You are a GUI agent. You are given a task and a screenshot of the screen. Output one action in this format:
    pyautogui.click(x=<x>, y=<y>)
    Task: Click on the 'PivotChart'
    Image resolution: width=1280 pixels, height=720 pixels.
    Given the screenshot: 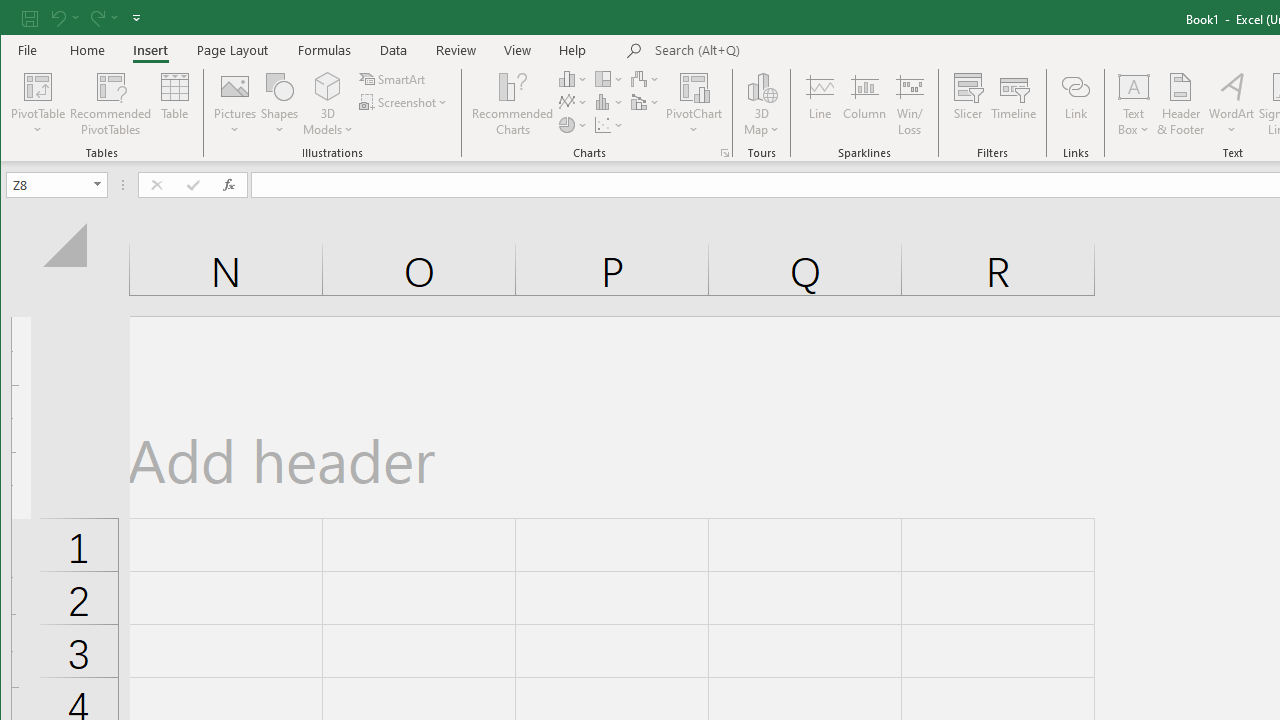 What is the action you would take?
    pyautogui.click(x=694, y=85)
    